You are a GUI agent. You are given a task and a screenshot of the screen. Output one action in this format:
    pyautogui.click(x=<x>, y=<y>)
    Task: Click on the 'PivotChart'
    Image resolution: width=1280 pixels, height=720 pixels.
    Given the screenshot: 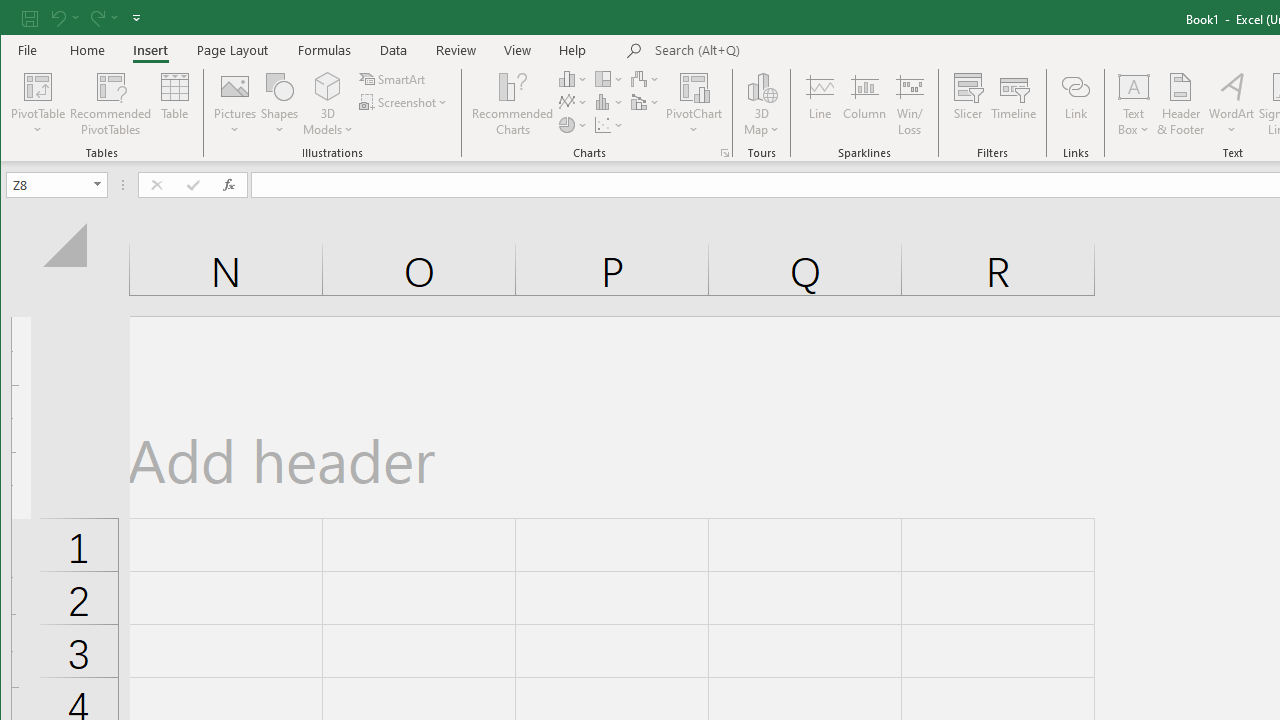 What is the action you would take?
    pyautogui.click(x=694, y=85)
    